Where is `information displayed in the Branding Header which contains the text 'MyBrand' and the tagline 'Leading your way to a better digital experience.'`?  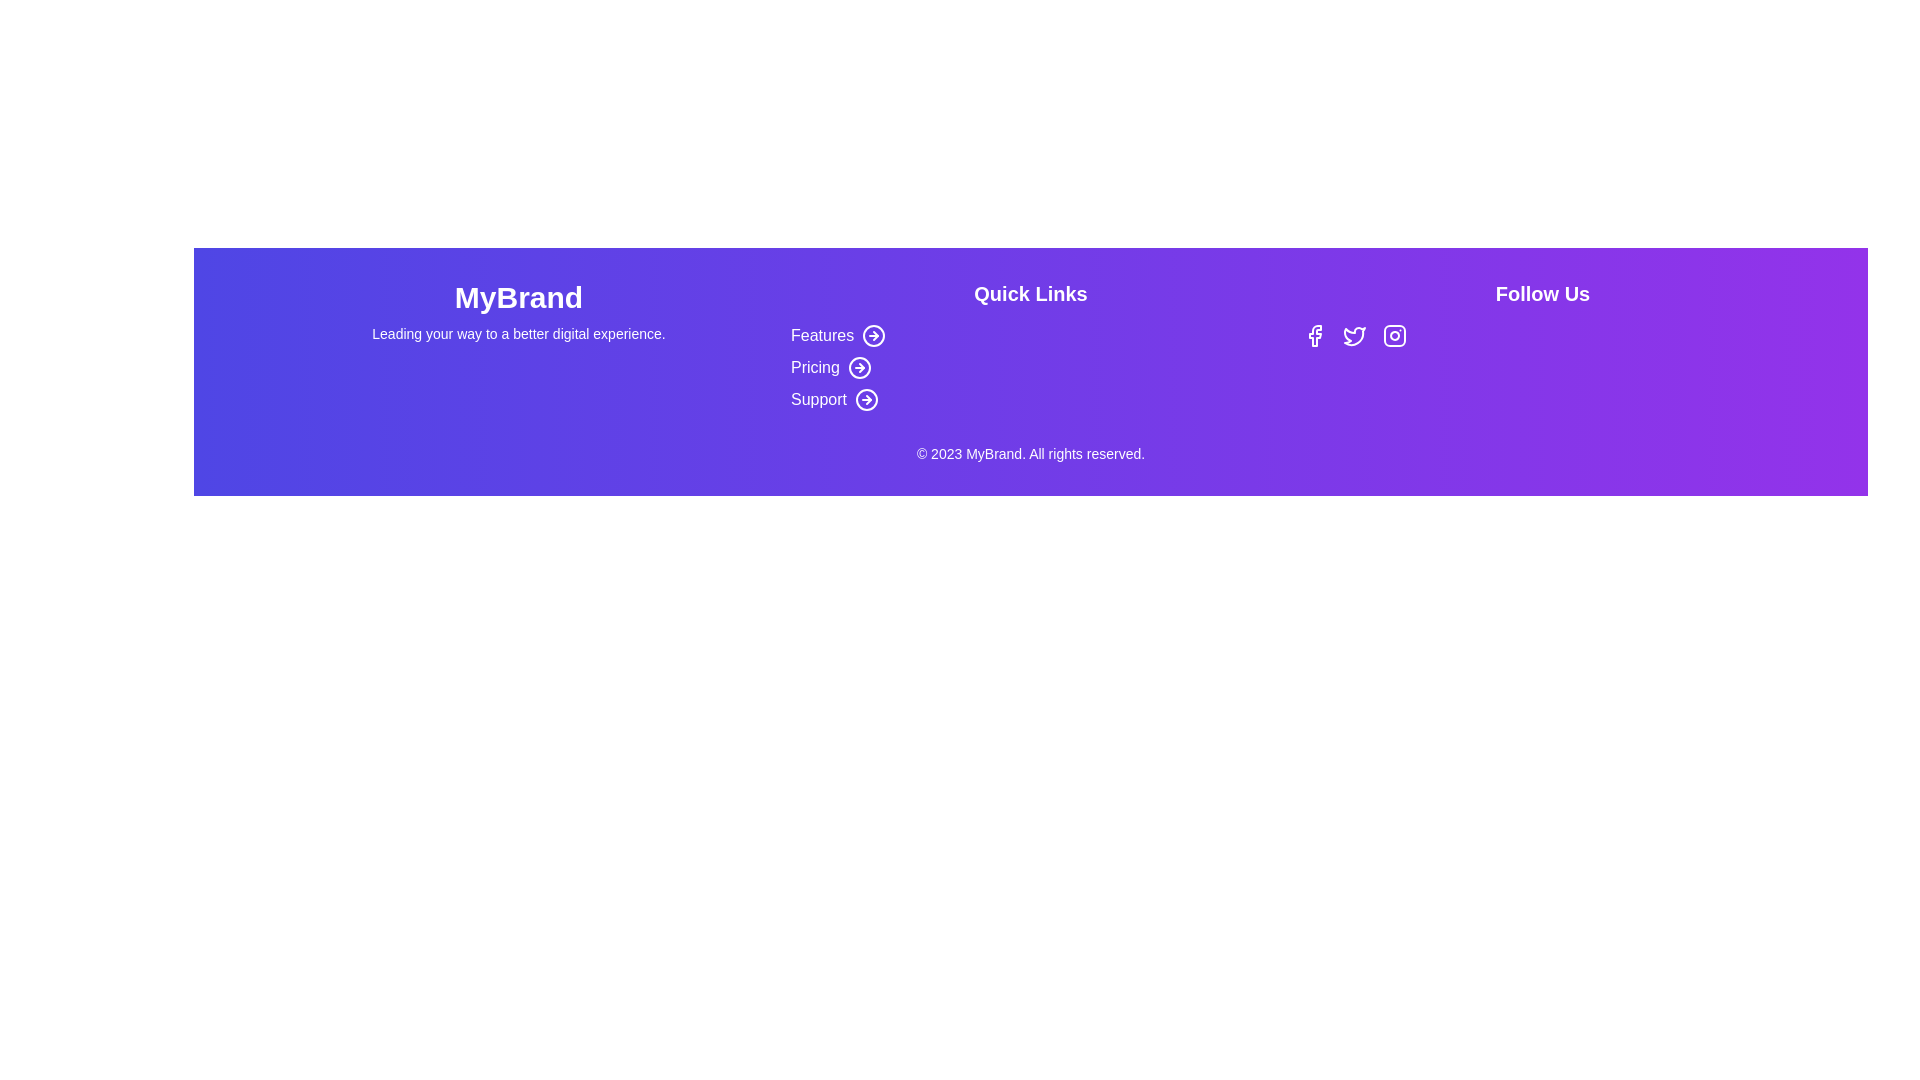
information displayed in the Branding Header which contains the text 'MyBrand' and the tagline 'Leading your way to a better digital experience.' is located at coordinates (518, 345).